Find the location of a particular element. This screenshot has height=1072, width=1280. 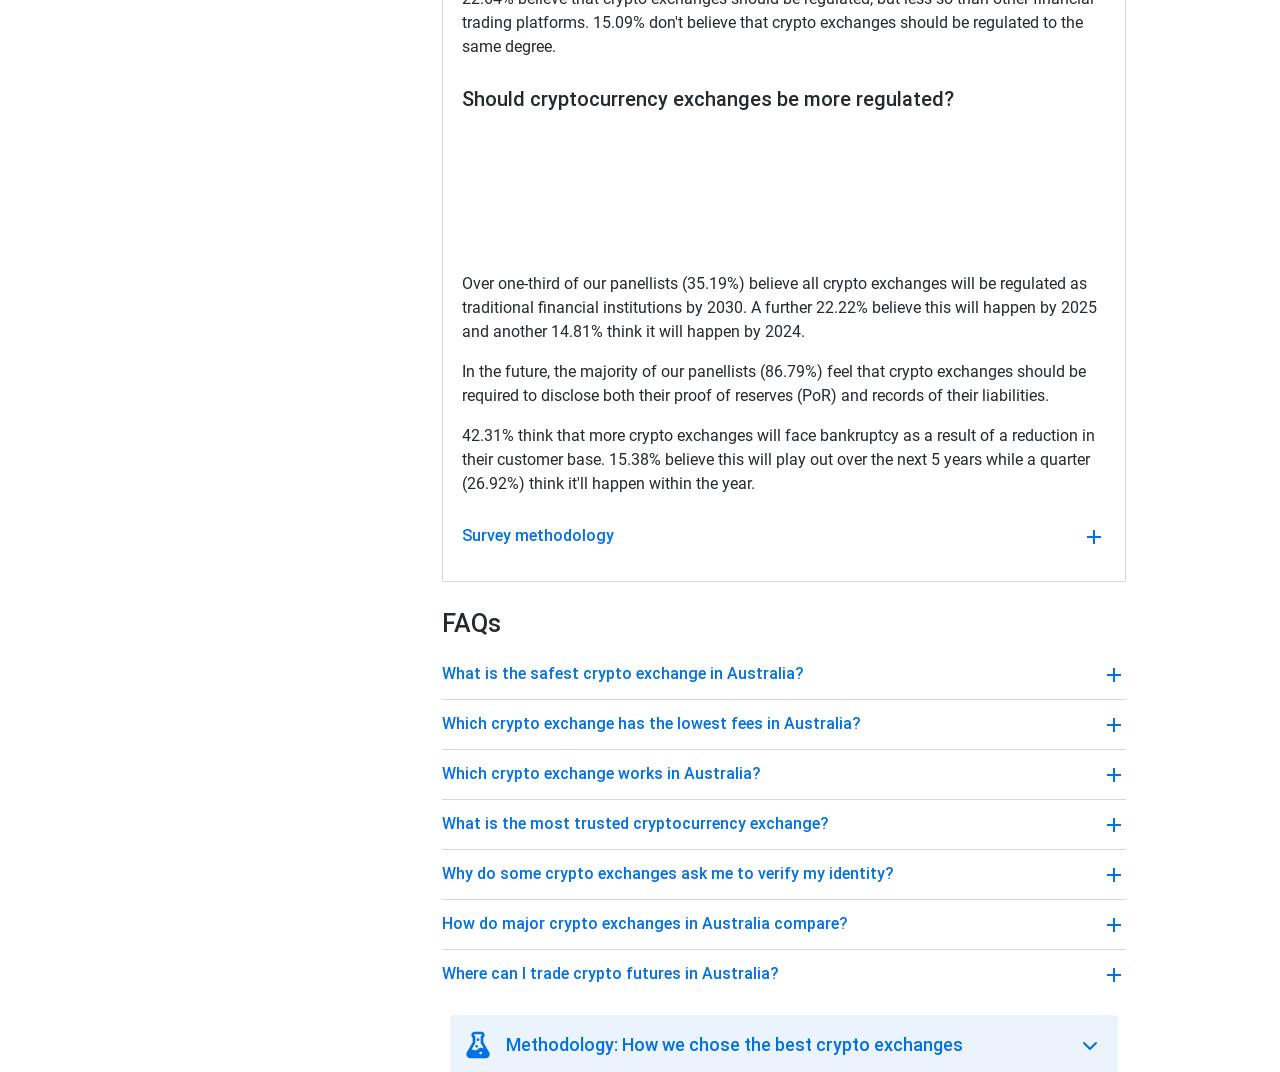

'Should cryptocurrency exchanges be more regulated?' is located at coordinates (460, 99).